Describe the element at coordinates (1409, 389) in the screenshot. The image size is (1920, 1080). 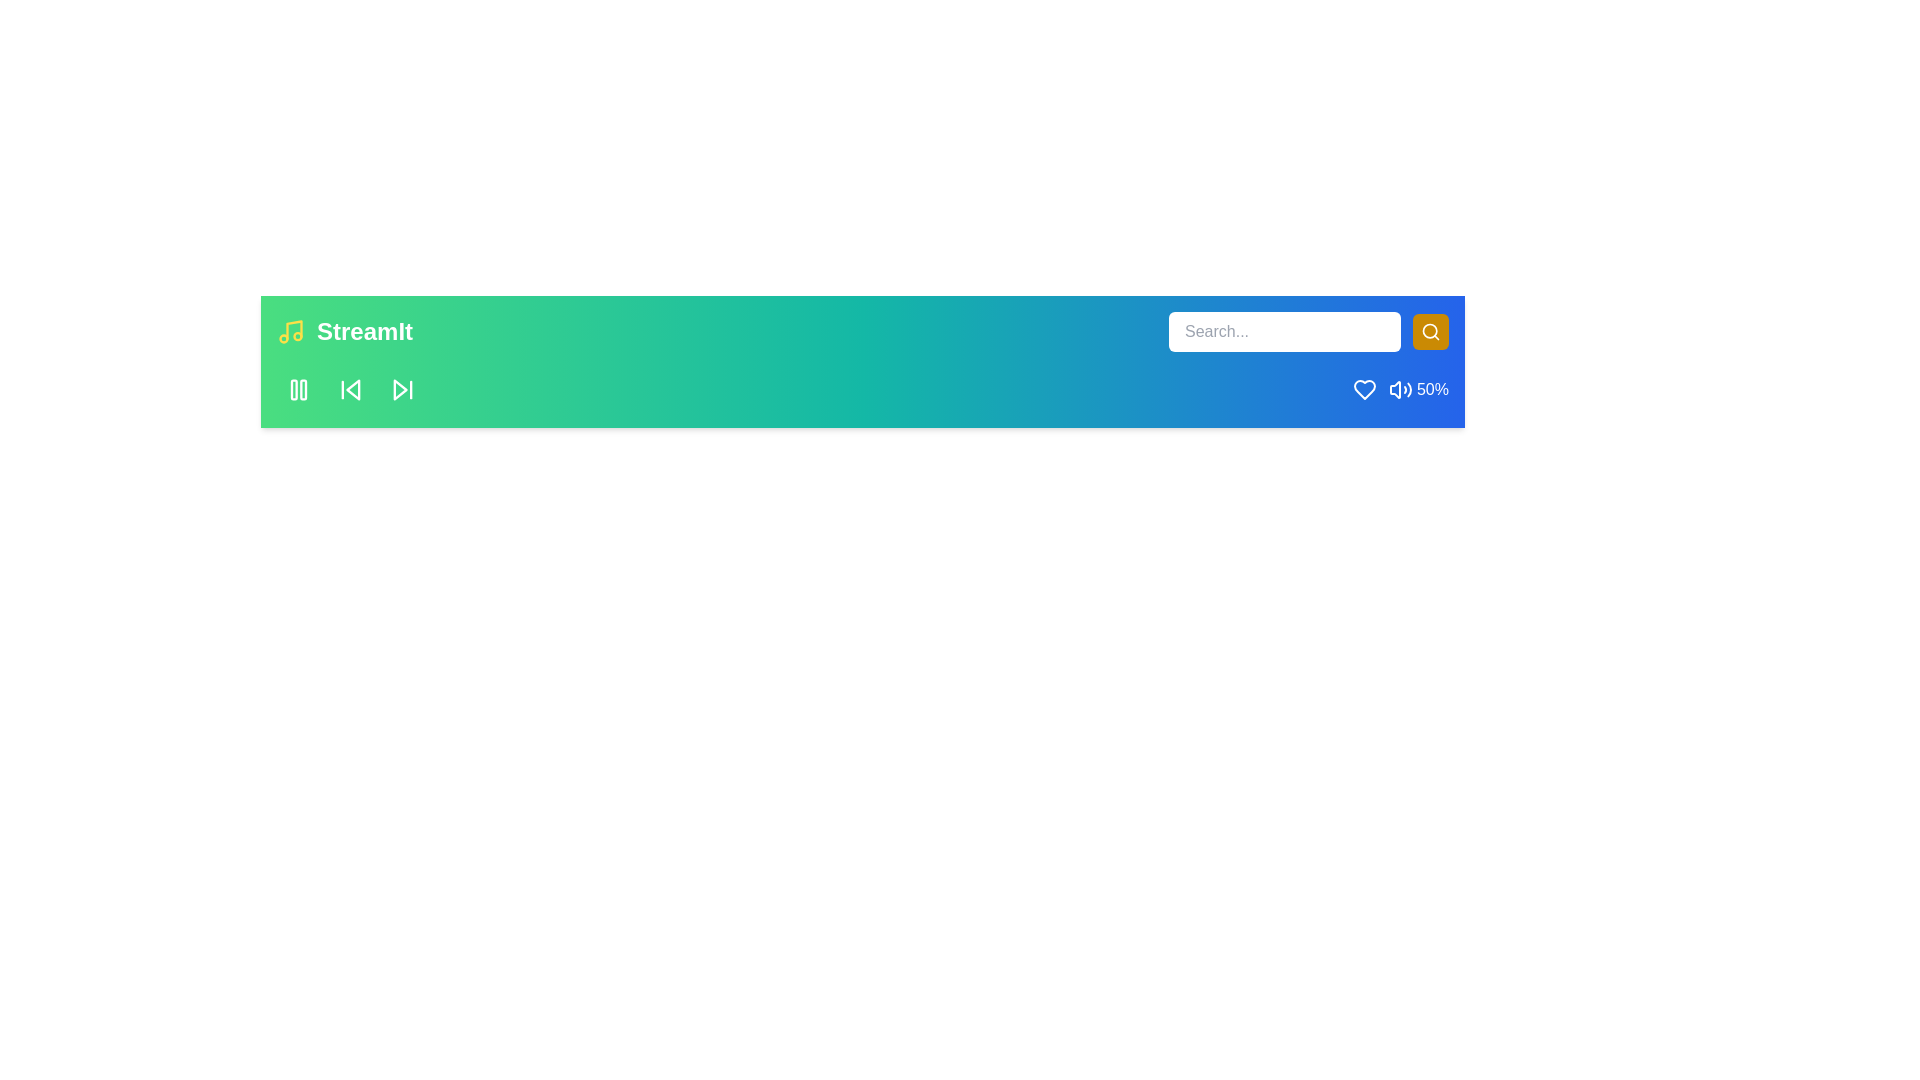
I see `the volume to 93% by interacting with the volume control` at that location.